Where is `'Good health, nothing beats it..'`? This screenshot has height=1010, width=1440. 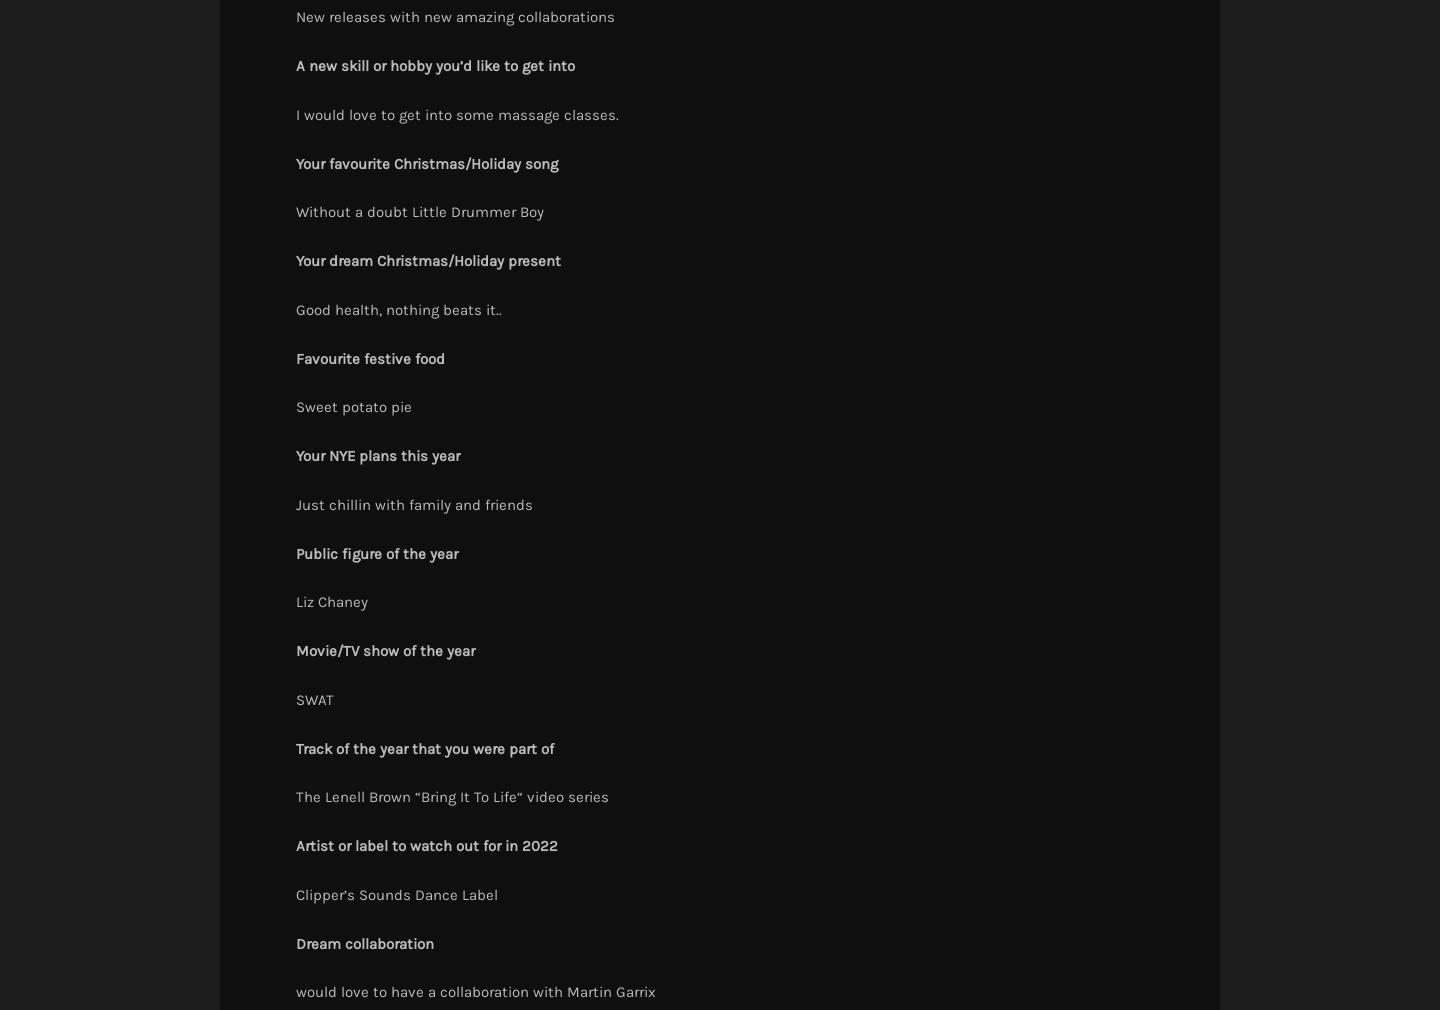 'Good health, nothing beats it..' is located at coordinates (398, 308).